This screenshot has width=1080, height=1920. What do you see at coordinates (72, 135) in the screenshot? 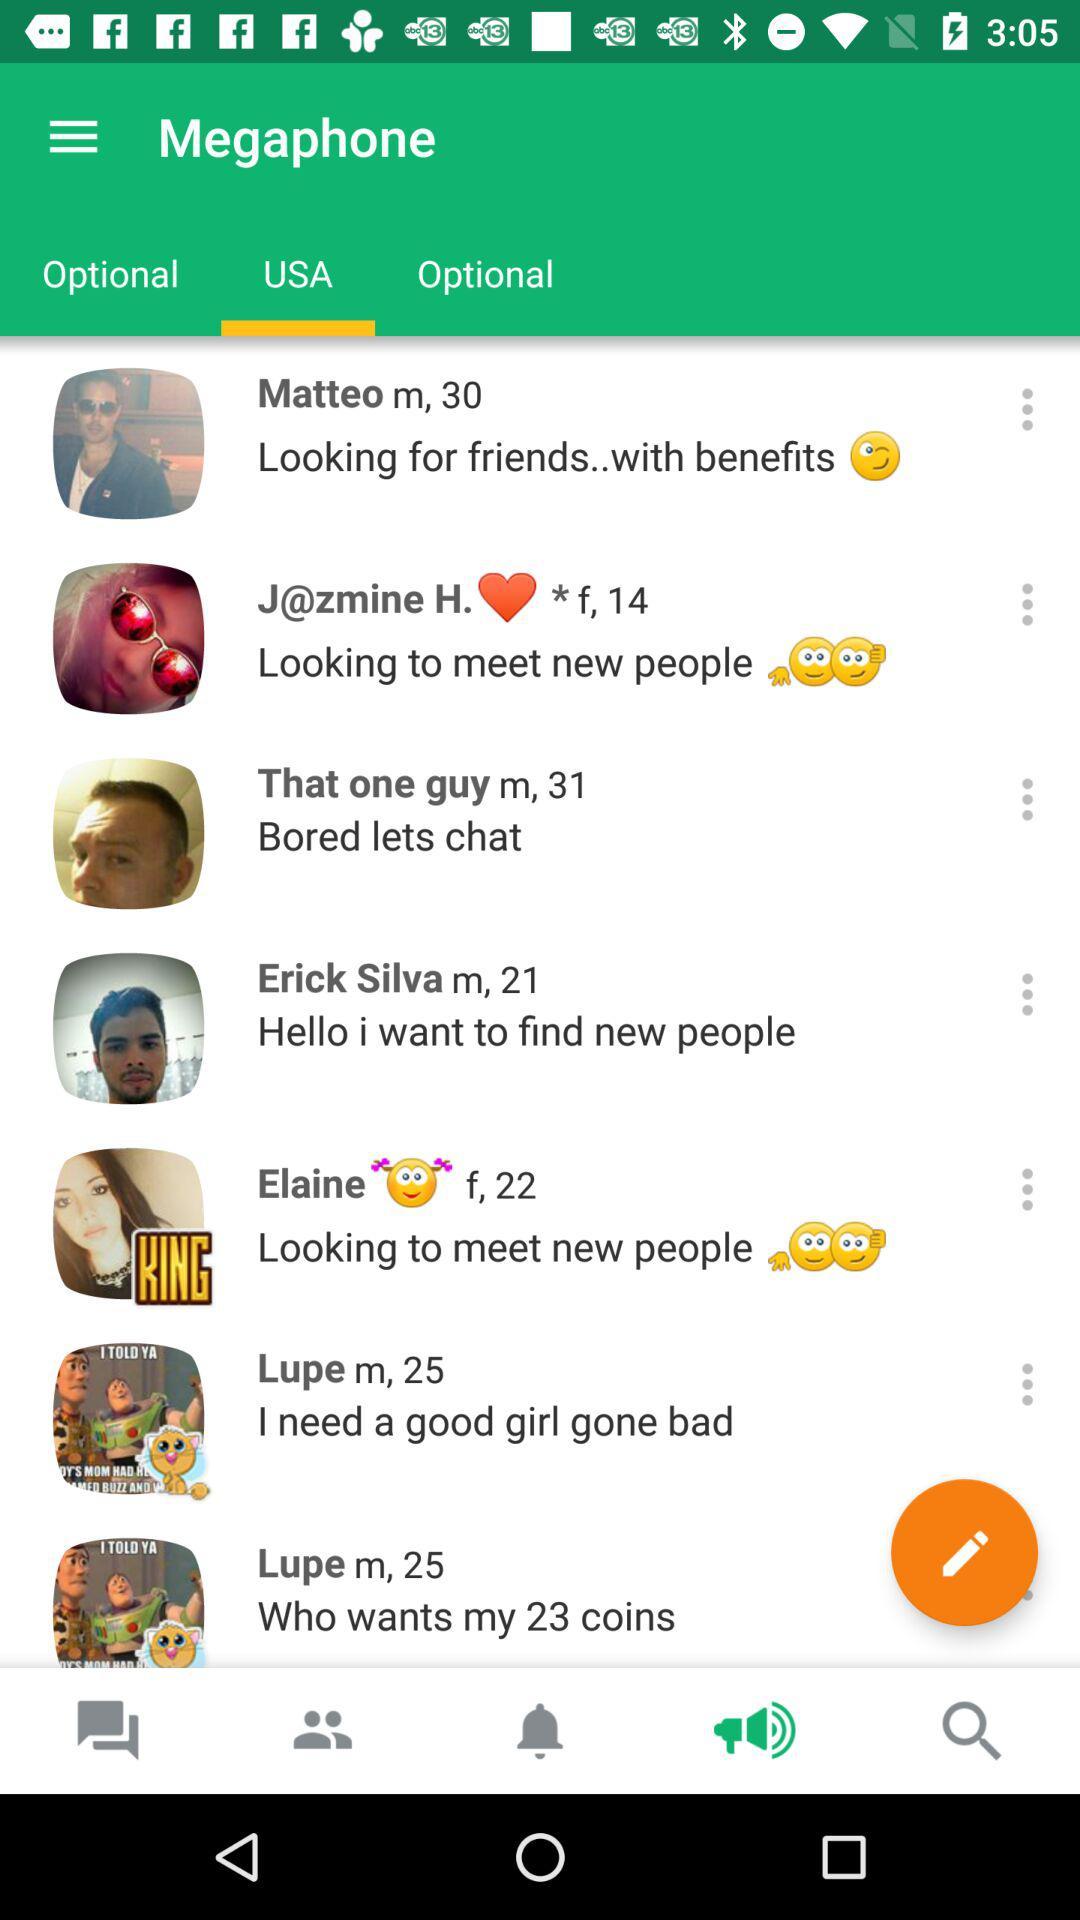
I see `the icon to the left of megaphone` at bounding box center [72, 135].